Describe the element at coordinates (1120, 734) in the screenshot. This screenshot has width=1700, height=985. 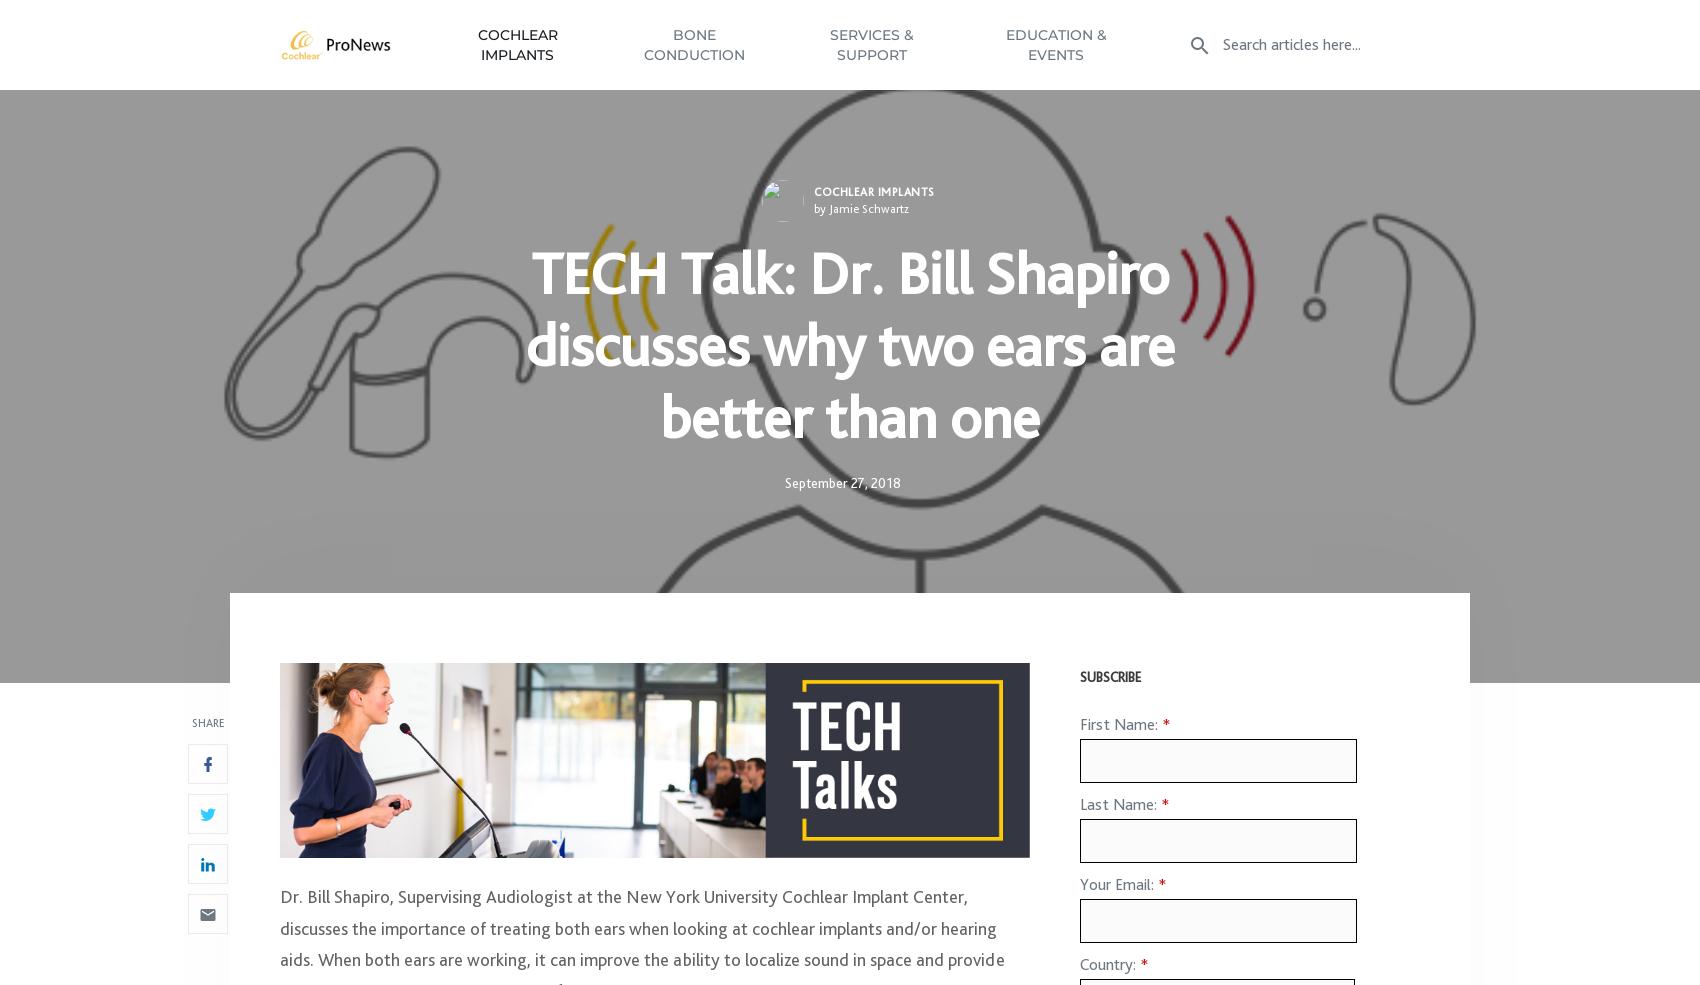
I see `'First Name:'` at that location.